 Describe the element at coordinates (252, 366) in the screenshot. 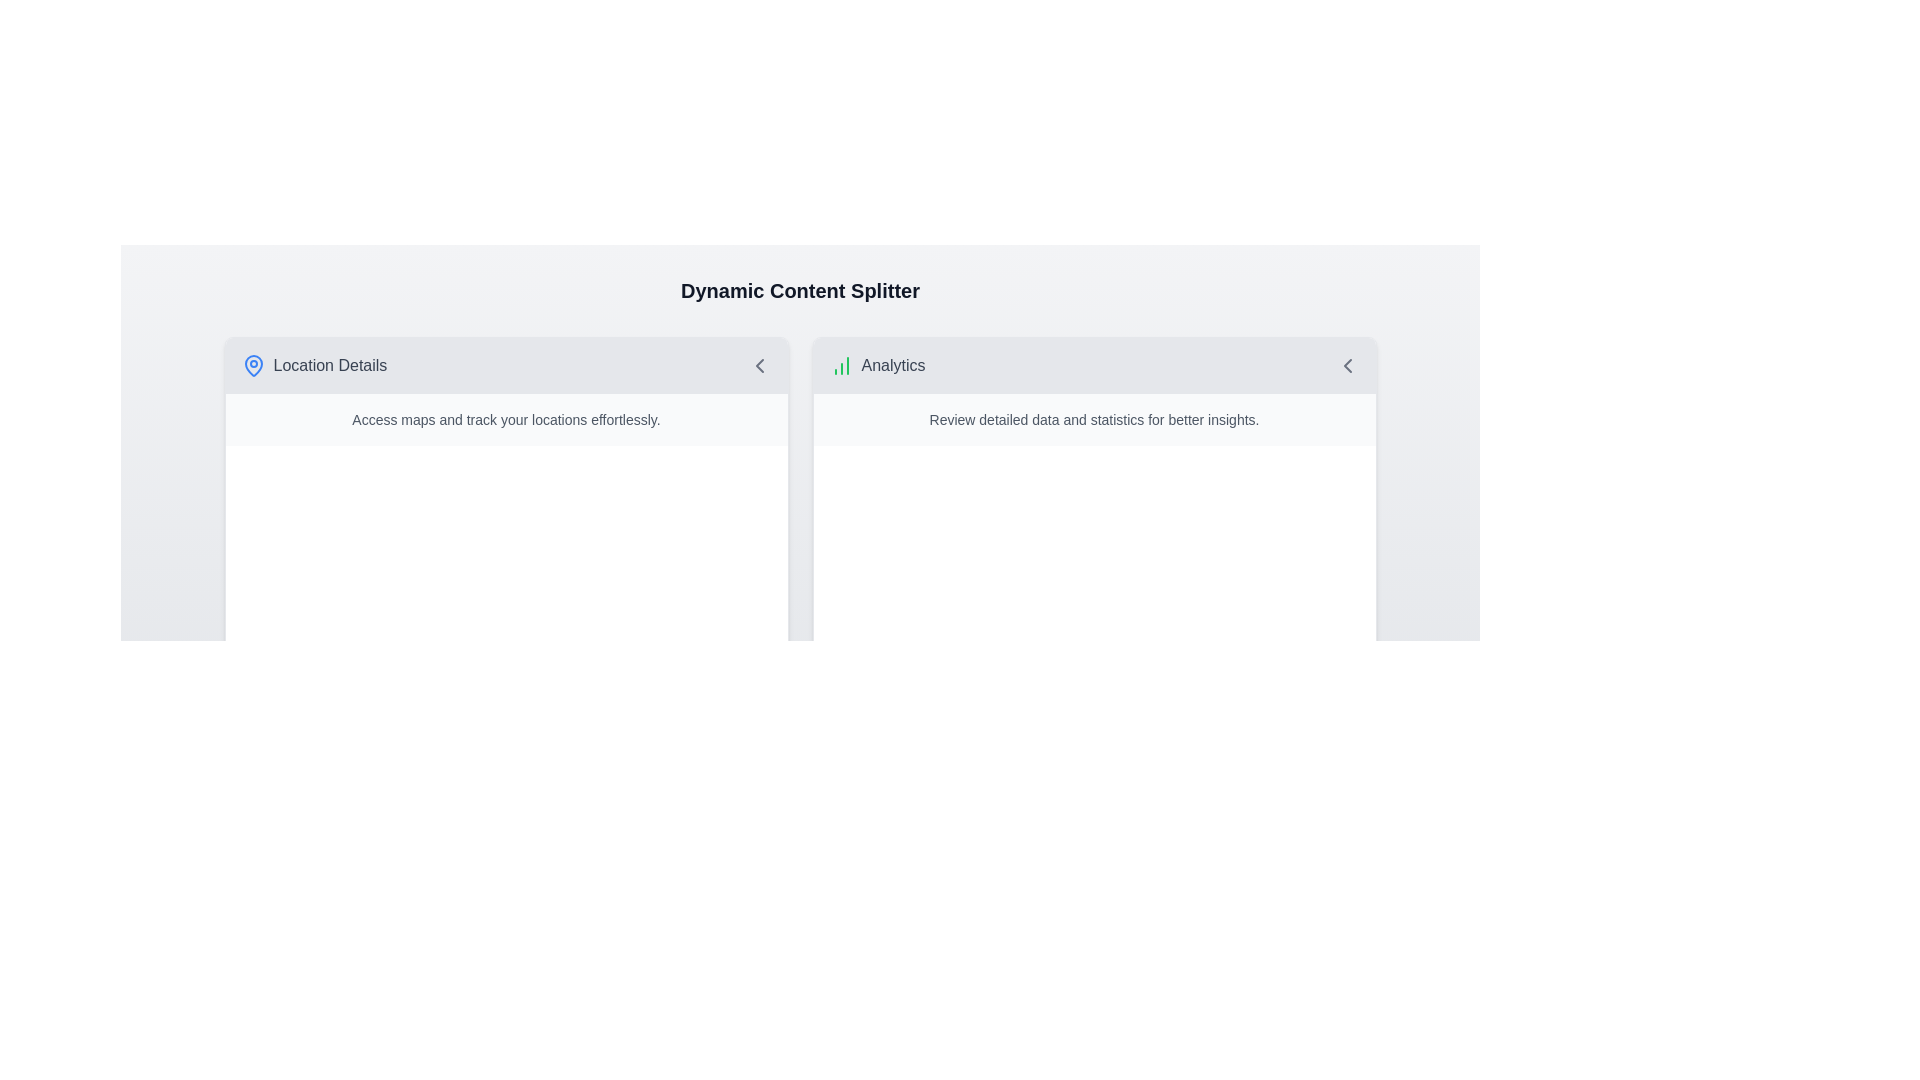

I see `the geographical location marker icon within the 'Location Details' tile header` at that location.